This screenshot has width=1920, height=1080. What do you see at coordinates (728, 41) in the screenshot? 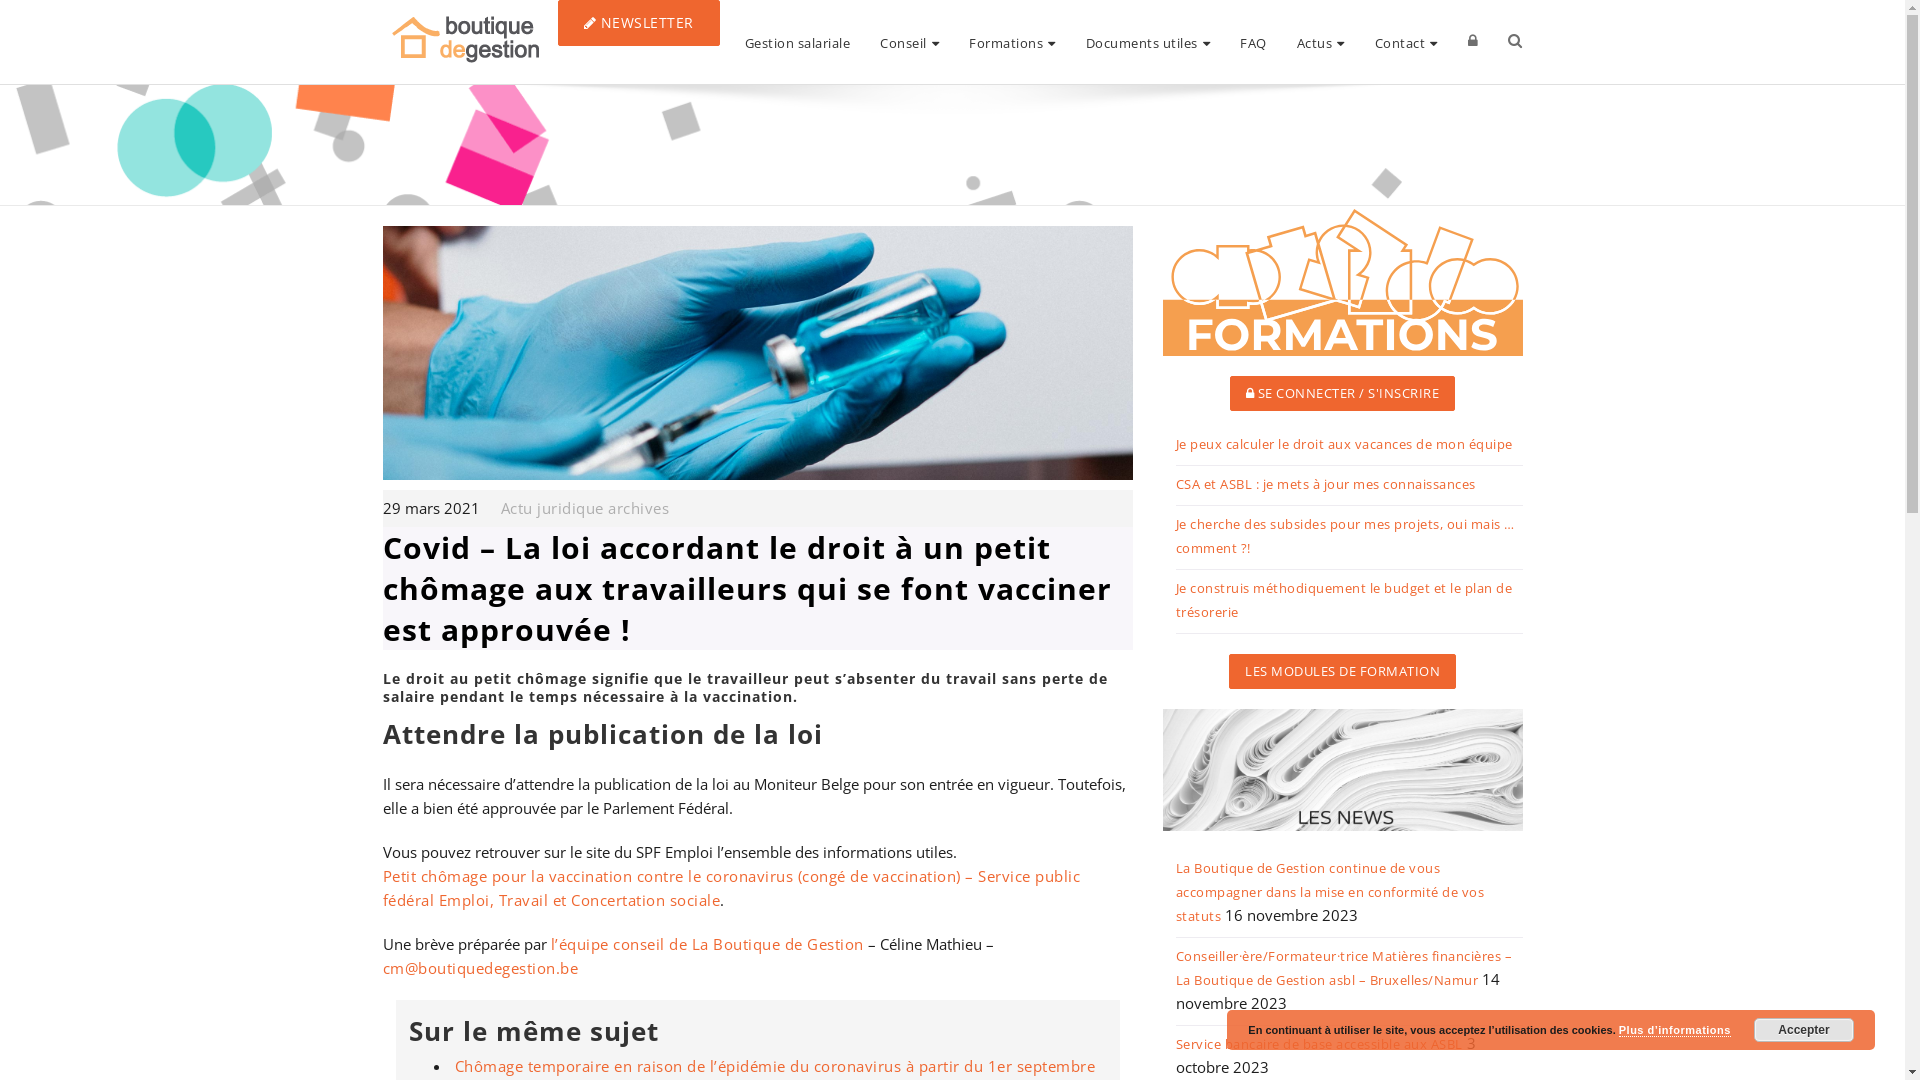
I see `'Gestion salariale'` at bounding box center [728, 41].